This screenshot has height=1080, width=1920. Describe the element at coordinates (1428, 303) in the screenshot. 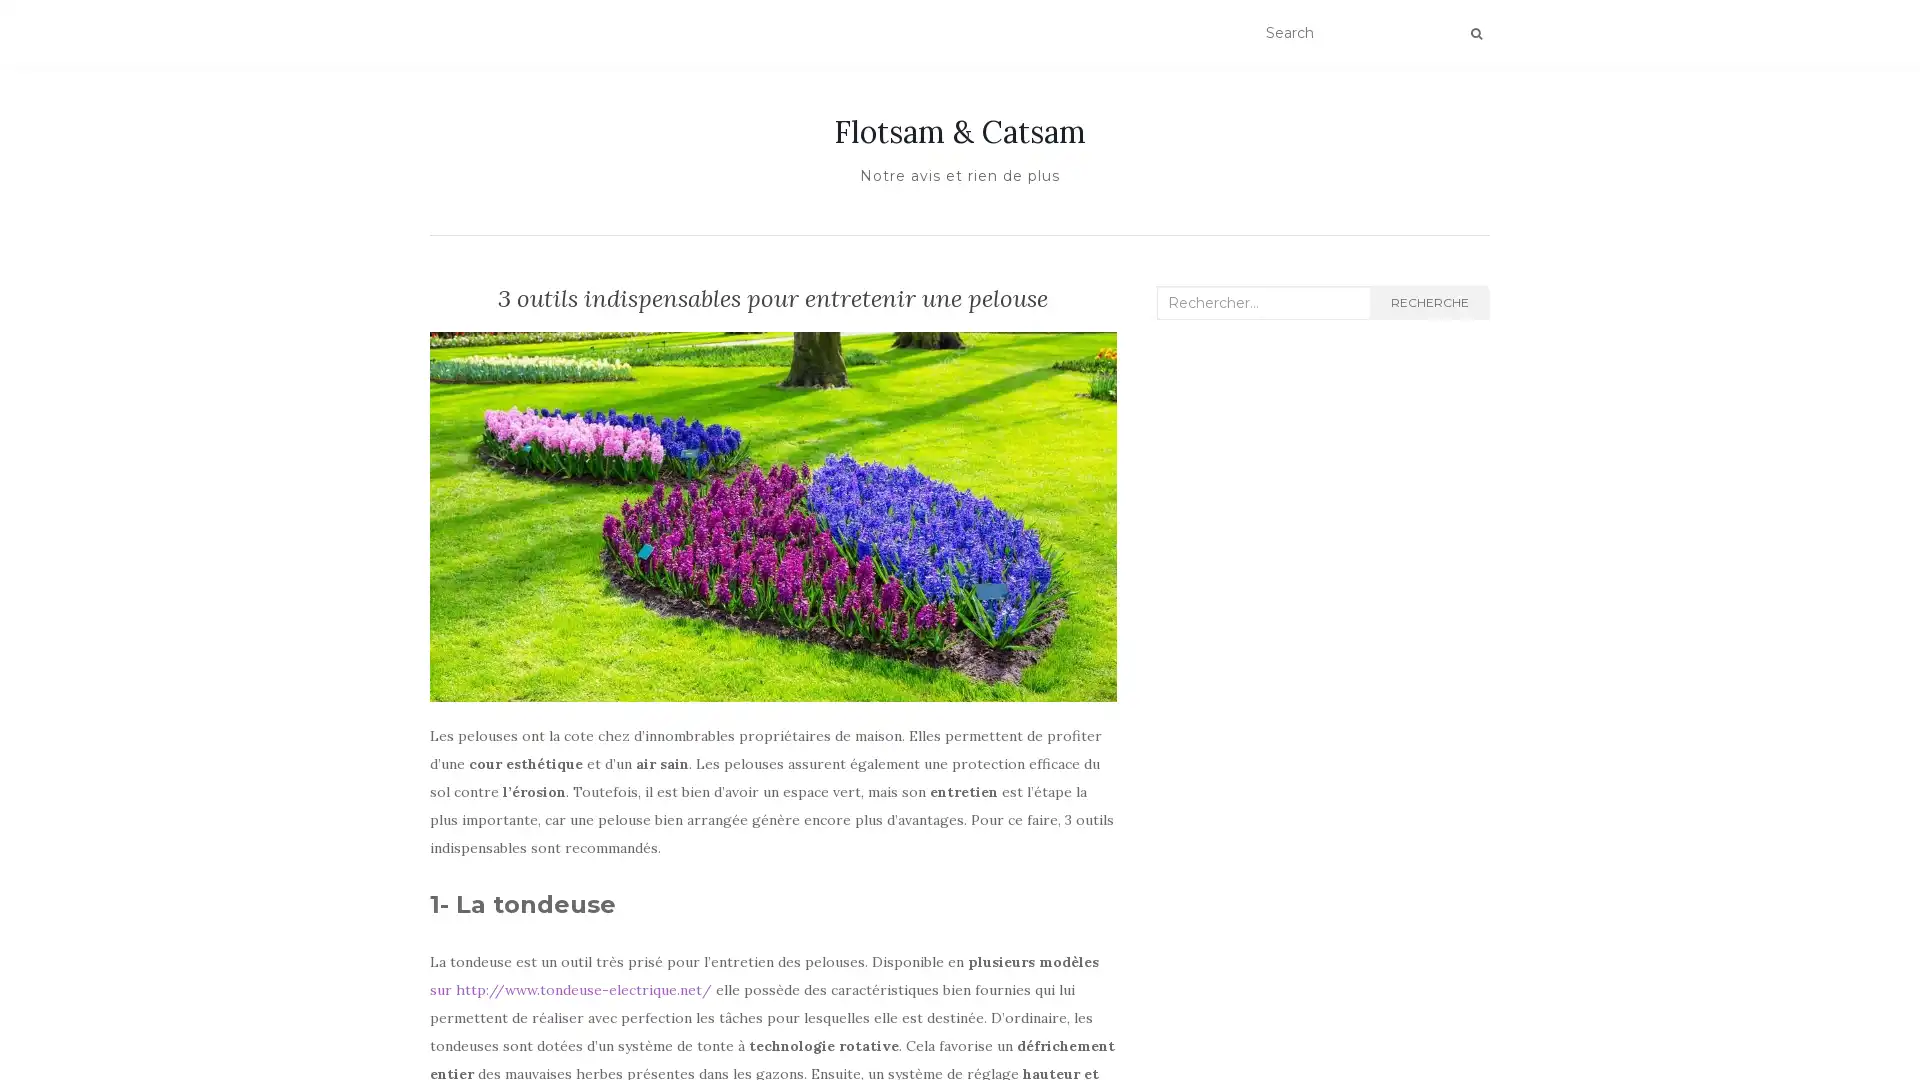

I see `RECHERCHE` at that location.